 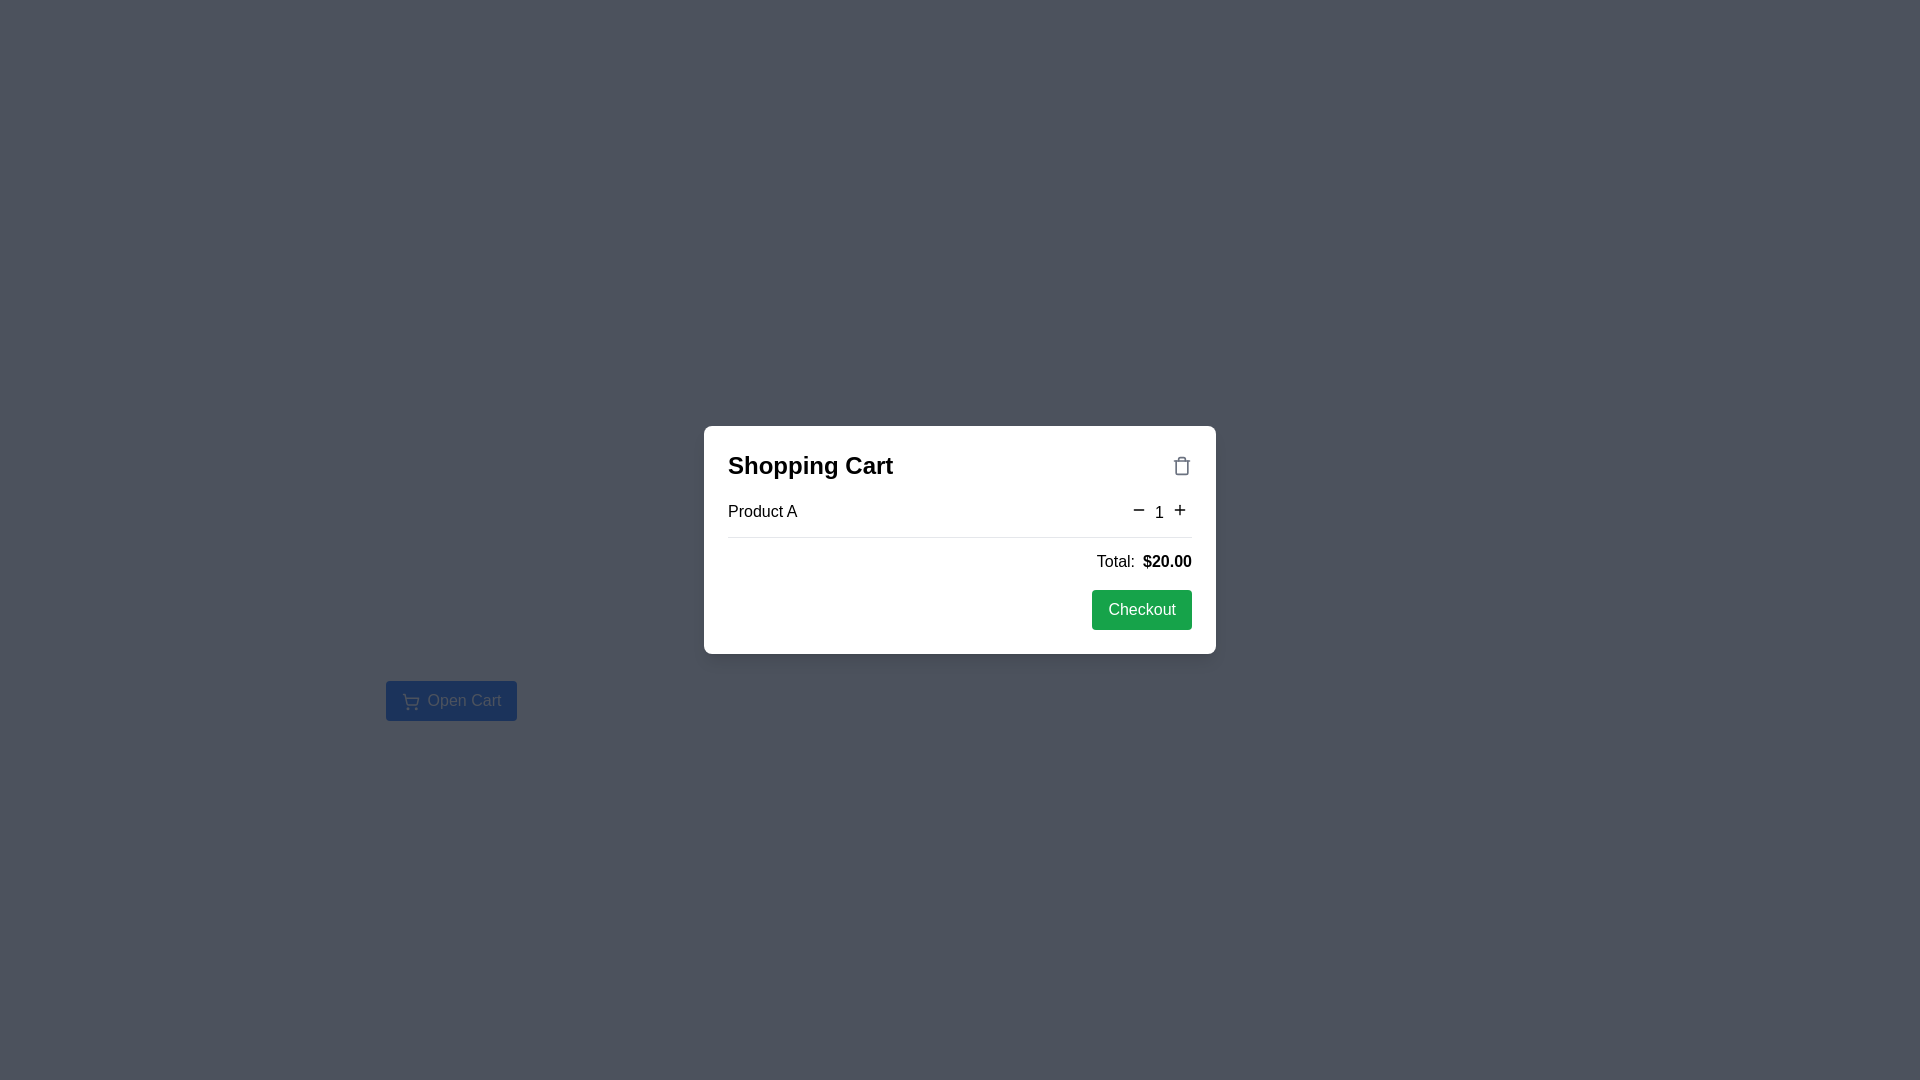 I want to click on the static text label 'Product A' located on the left side of the shopping cart interface, so click(x=761, y=510).